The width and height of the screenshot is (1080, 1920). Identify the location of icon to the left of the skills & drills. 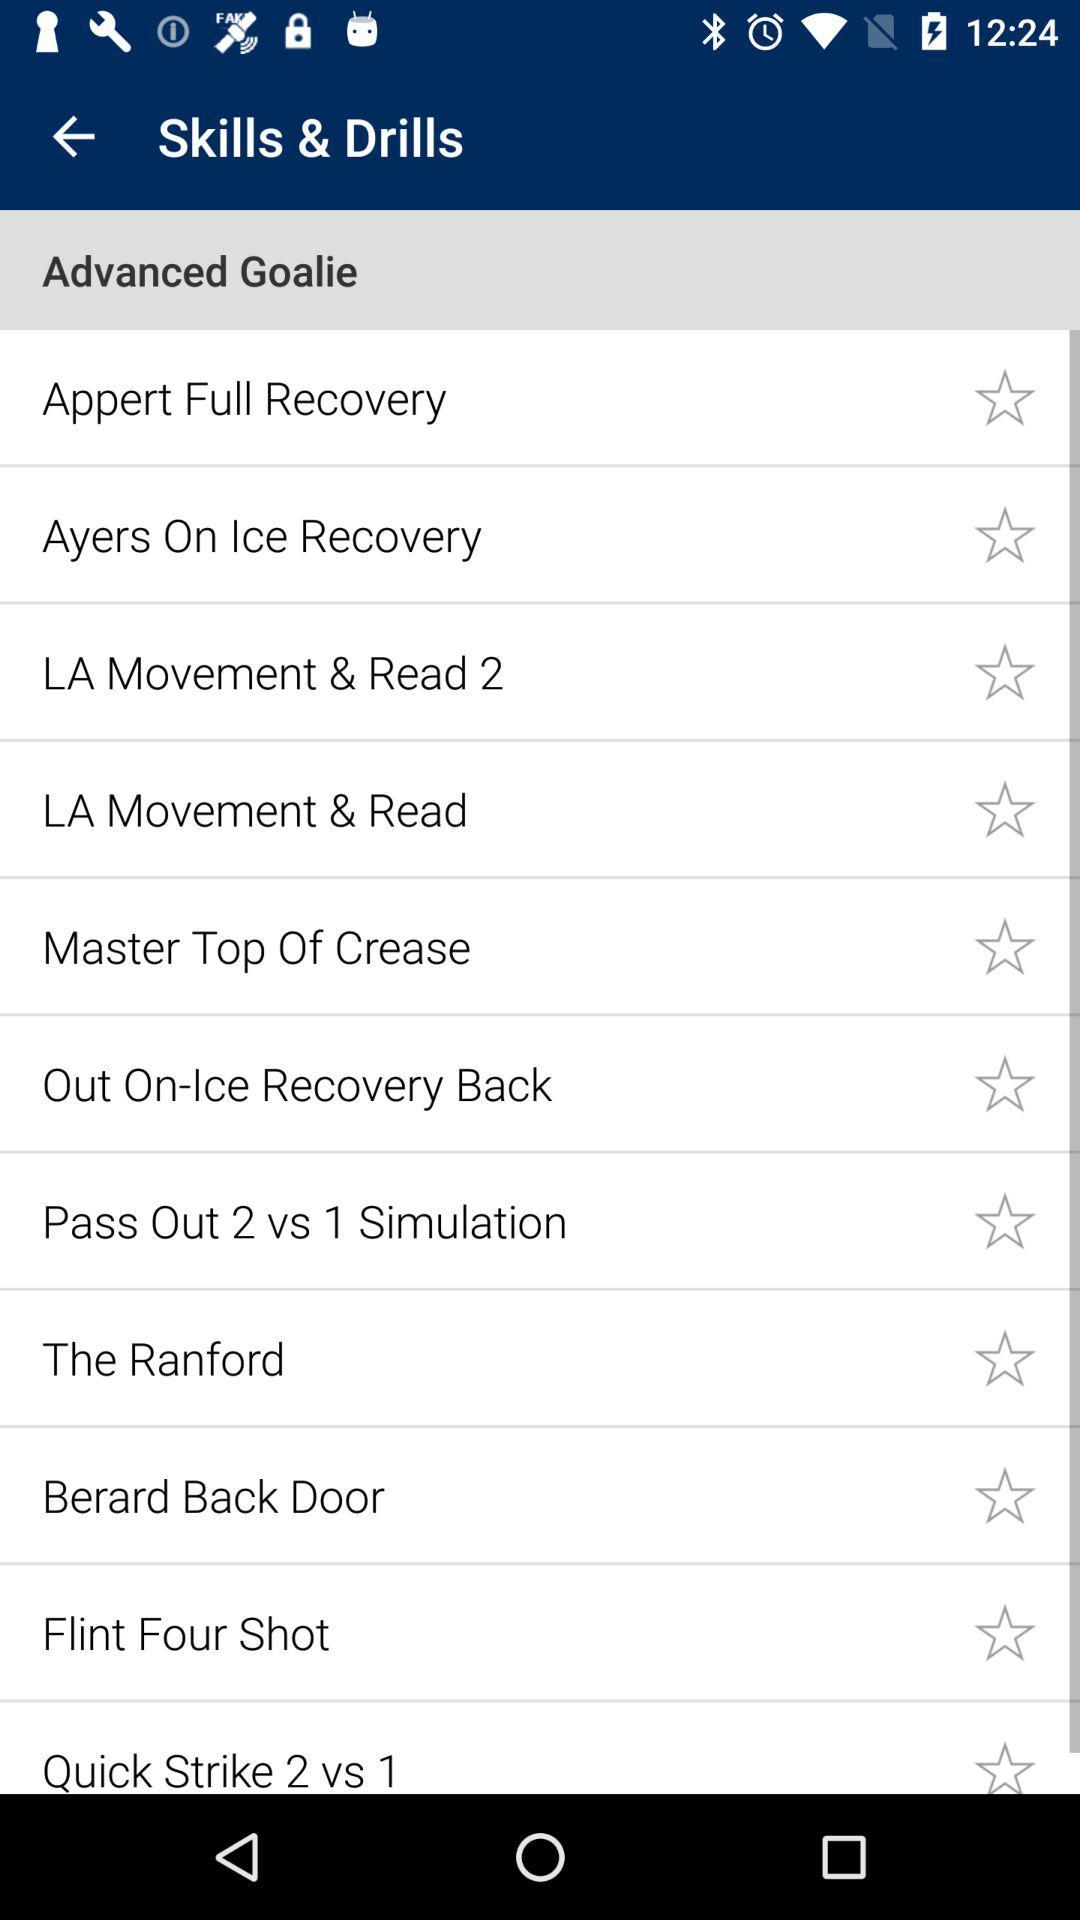
(72, 135).